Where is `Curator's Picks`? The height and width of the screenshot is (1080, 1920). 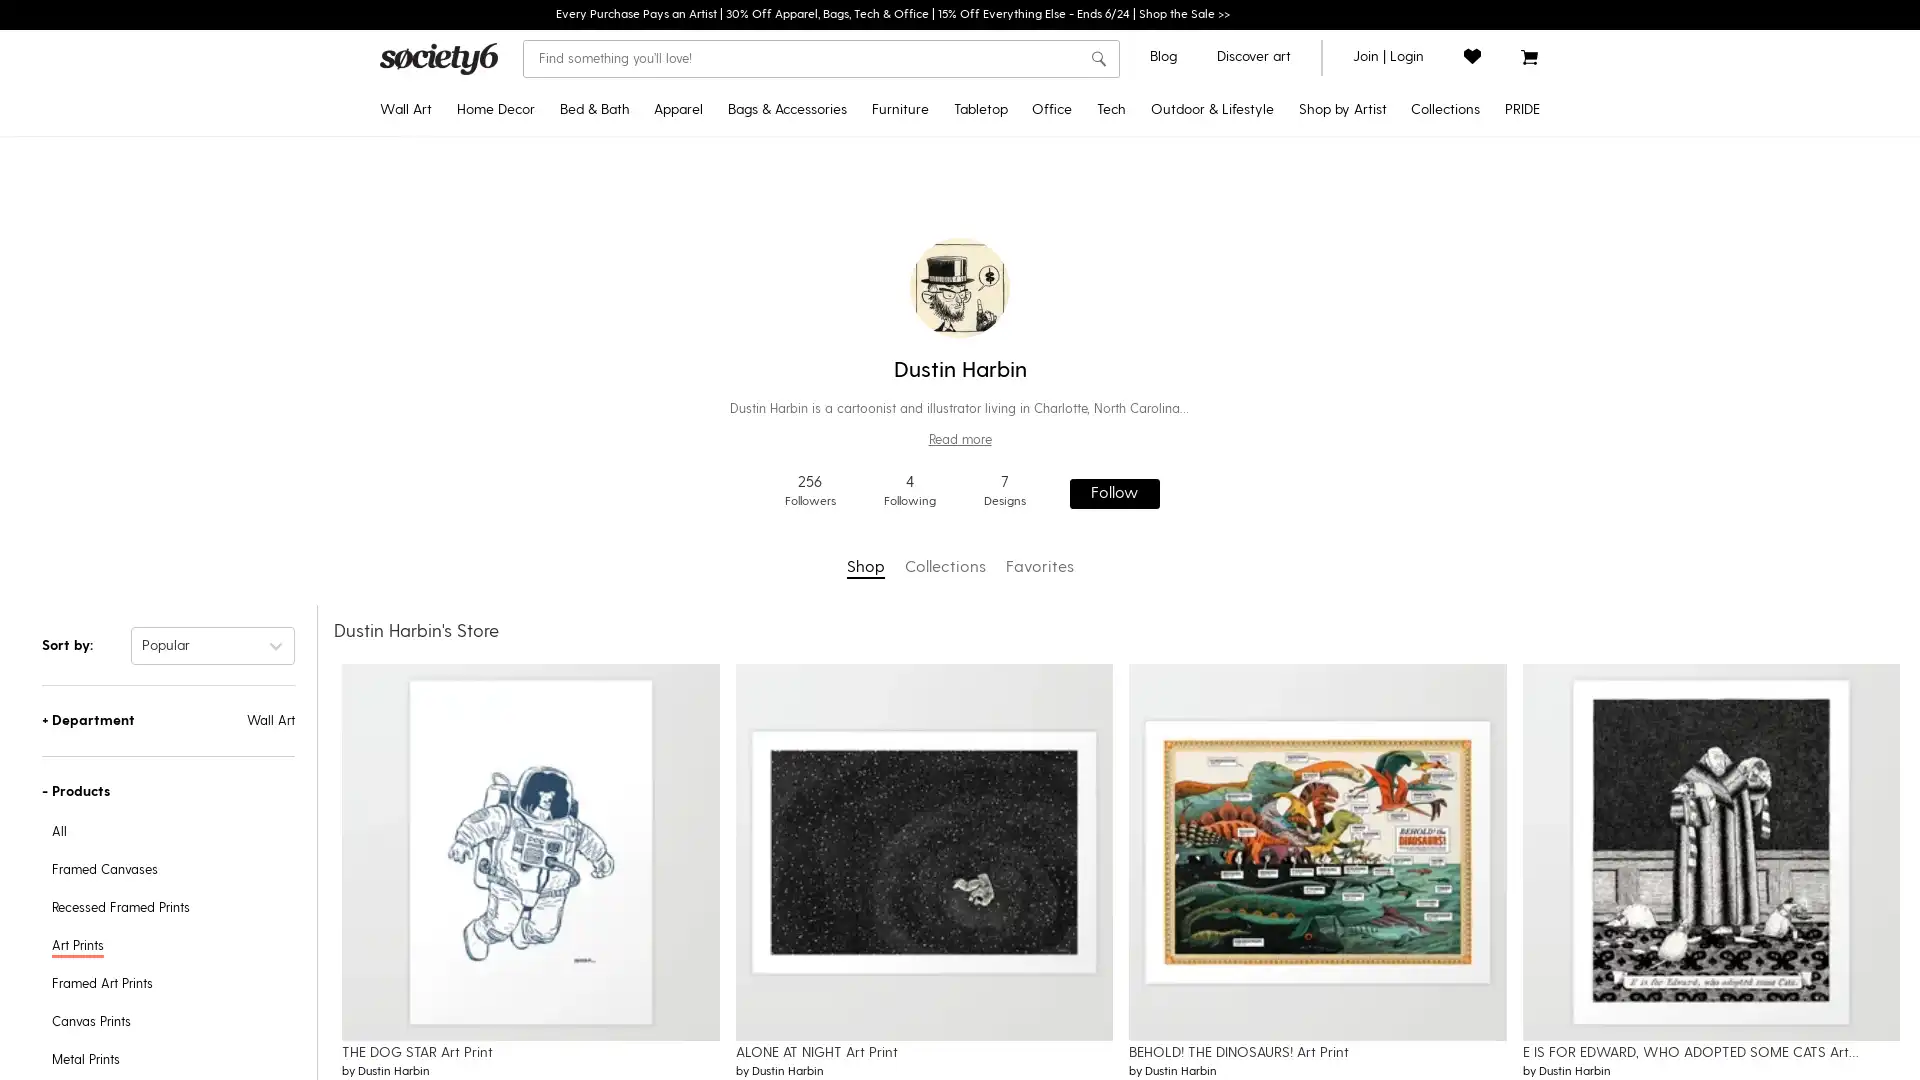
Curator's Picks is located at coordinates (1371, 322).